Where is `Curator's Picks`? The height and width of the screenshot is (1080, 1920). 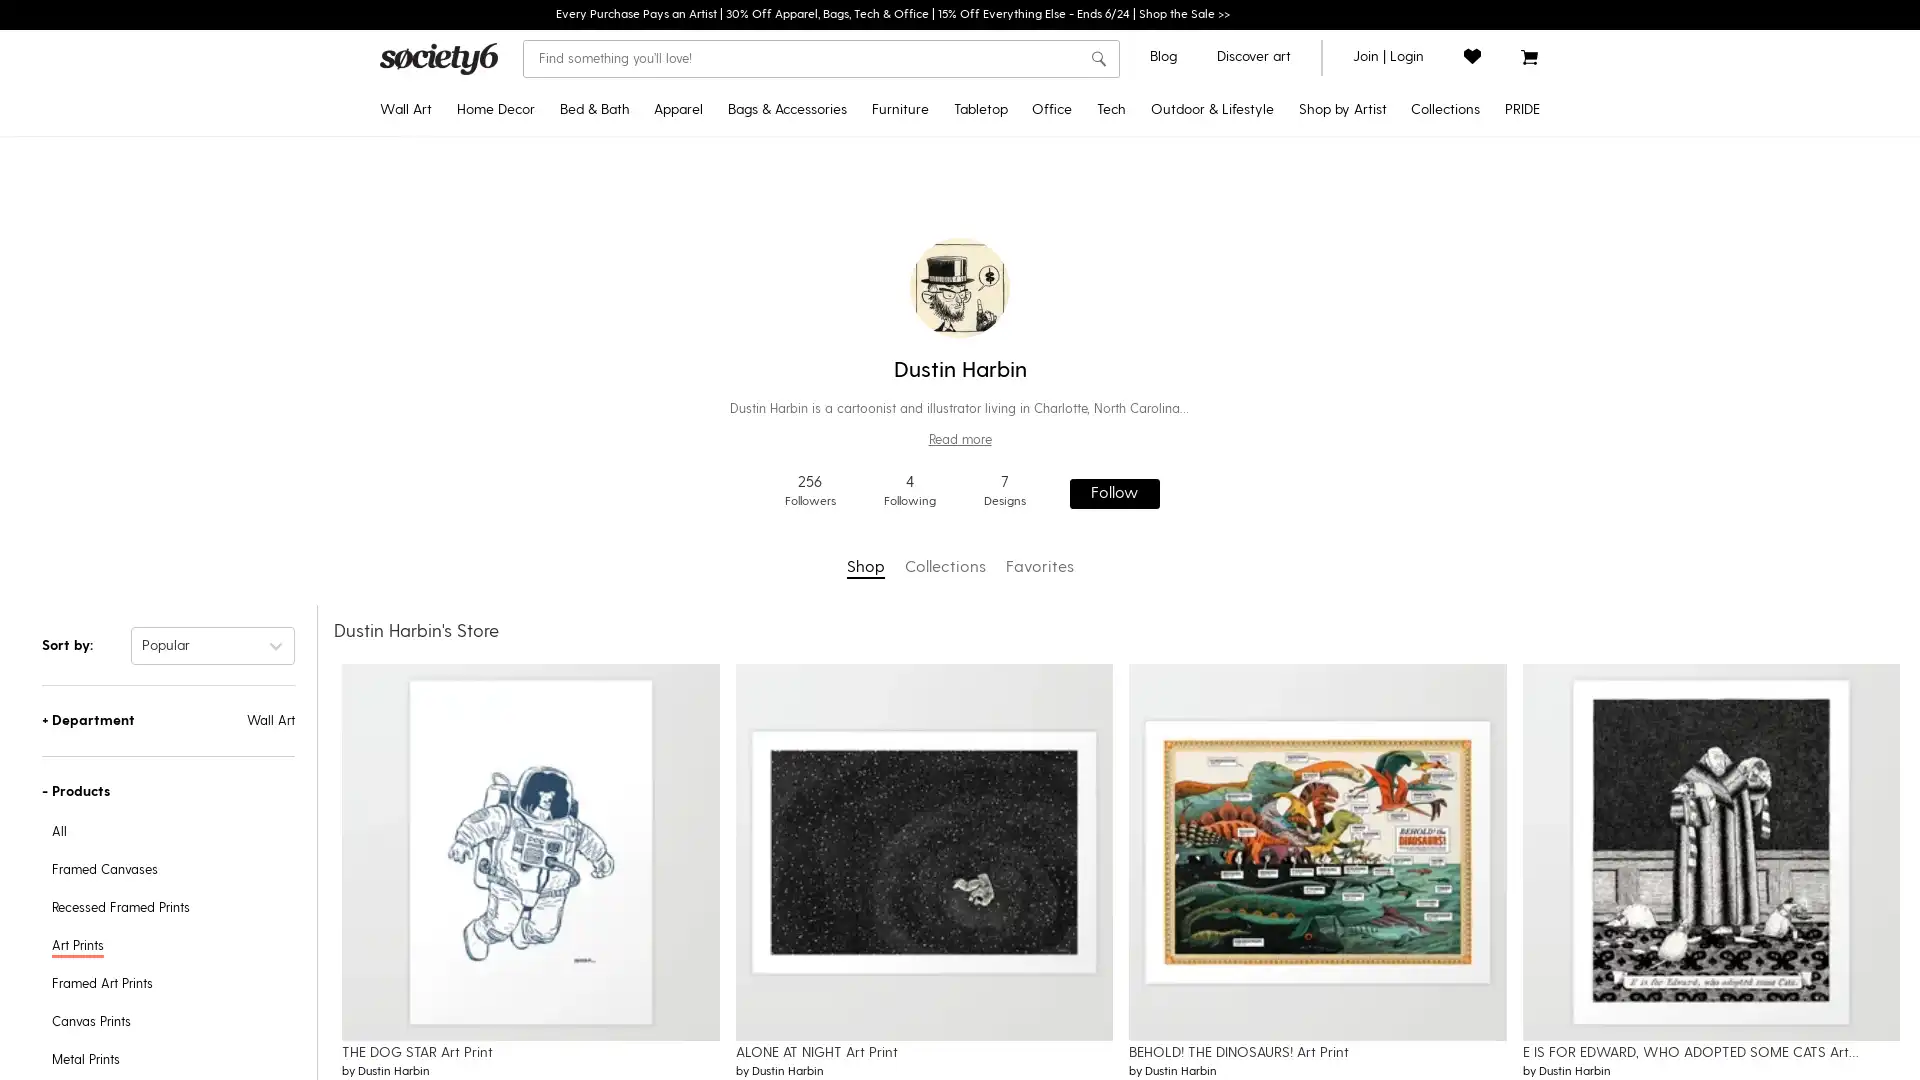
Curator's Picks is located at coordinates (1371, 322).